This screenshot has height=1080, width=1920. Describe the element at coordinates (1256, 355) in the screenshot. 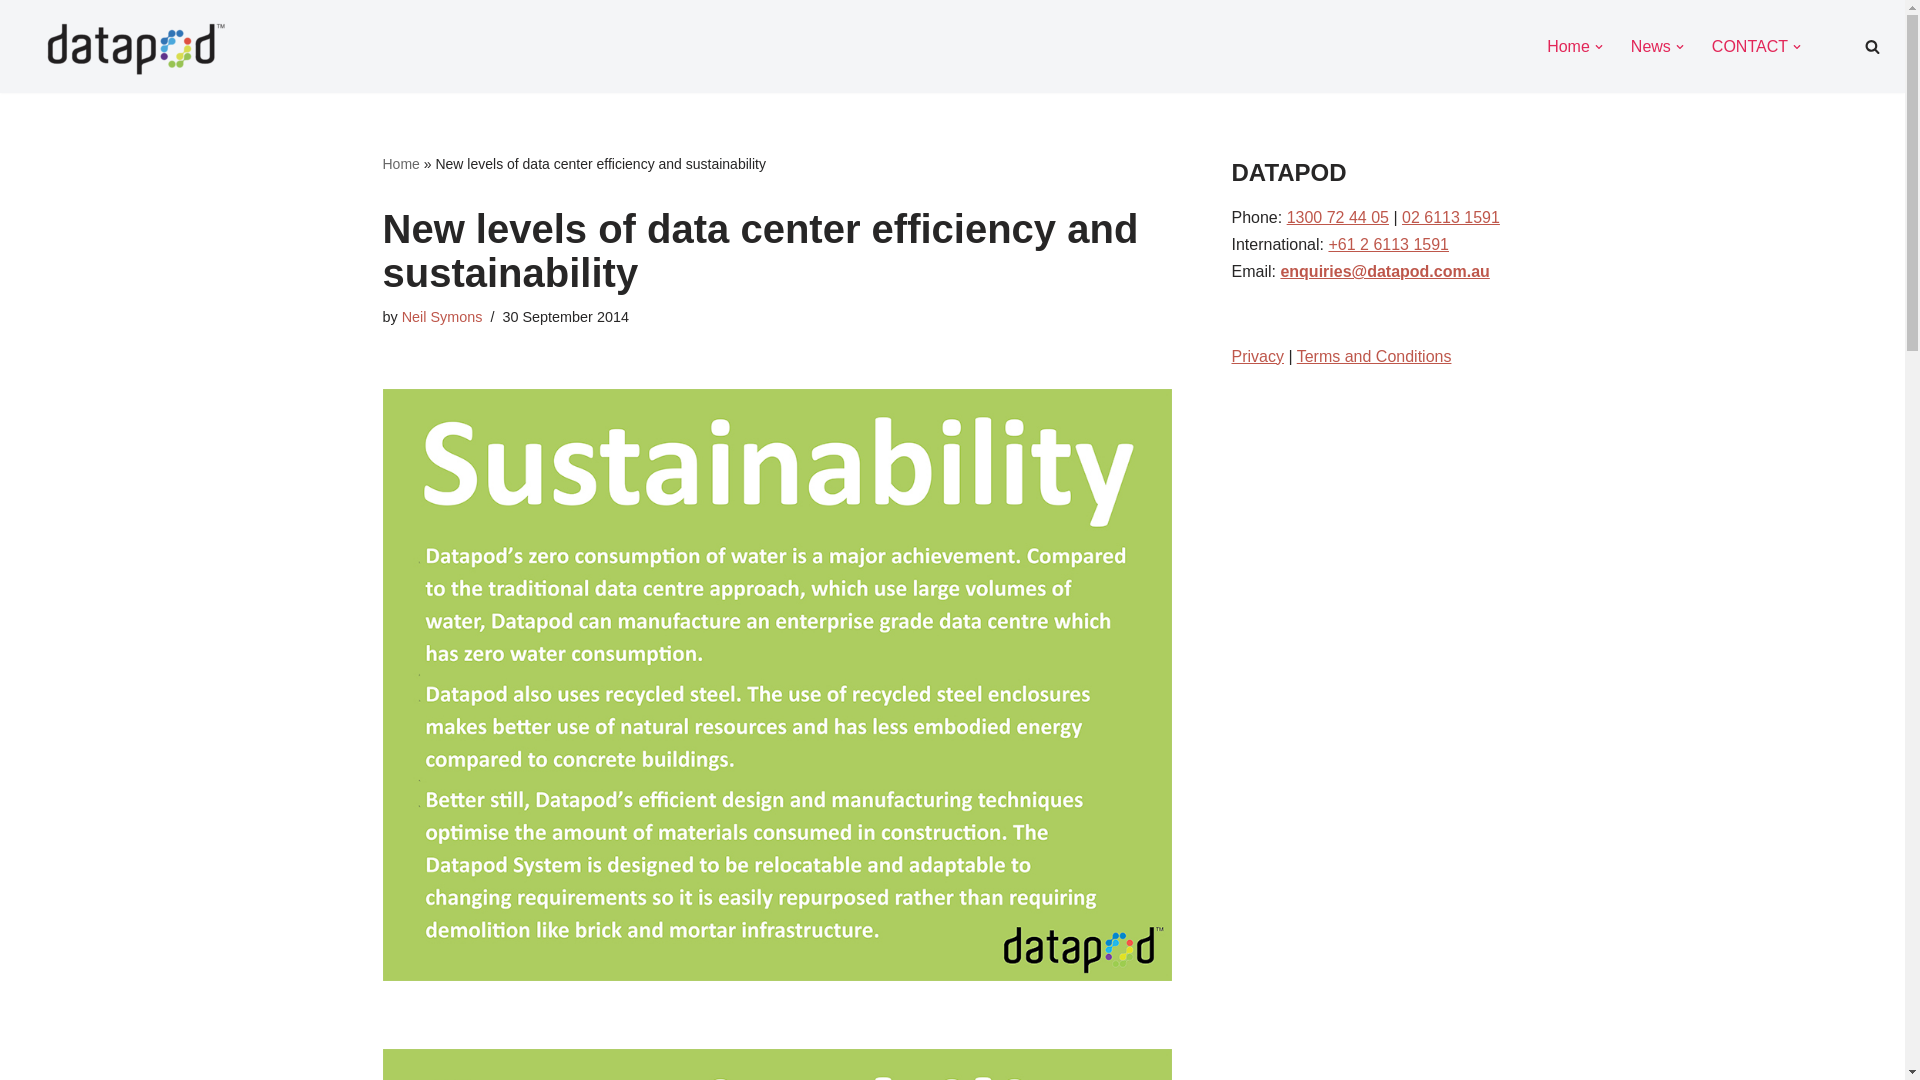

I see `'Privacy'` at that location.